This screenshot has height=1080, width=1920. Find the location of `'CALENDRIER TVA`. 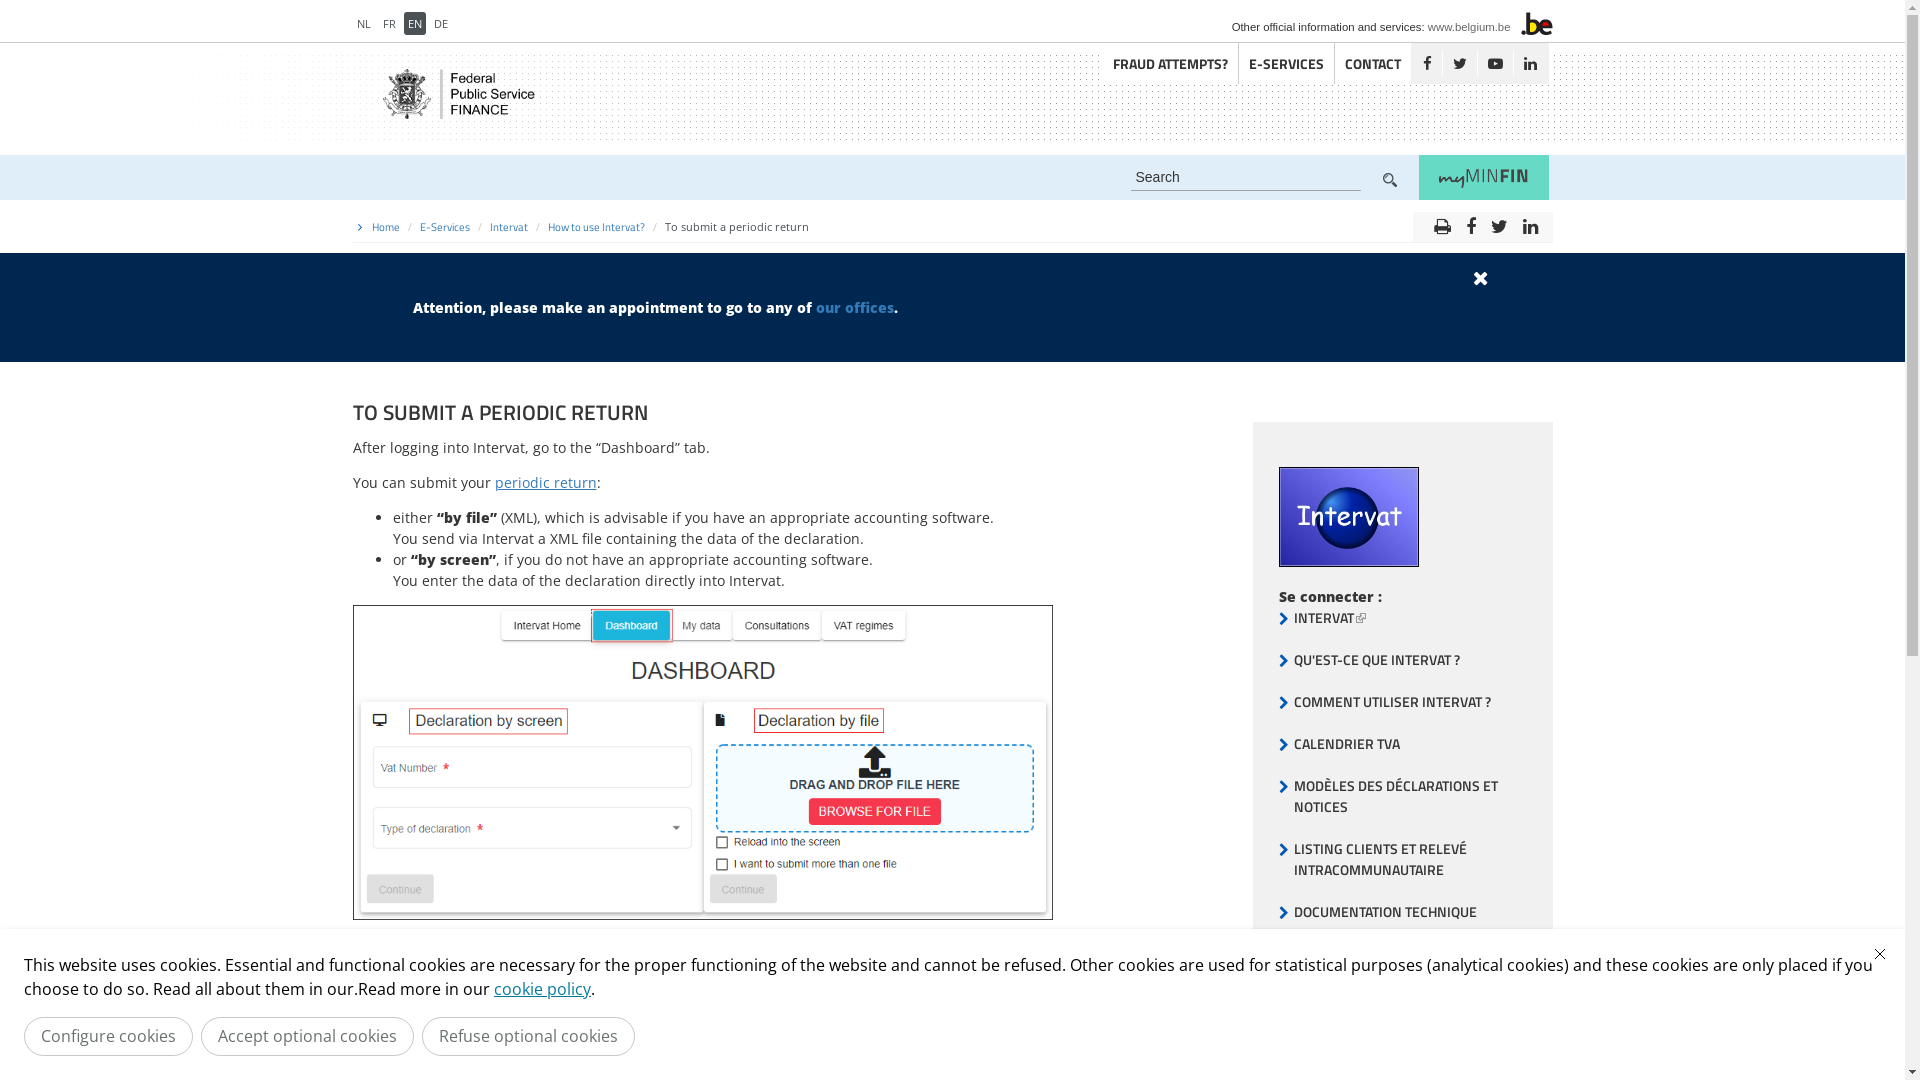

'CALENDRIER TVA is located at coordinates (1347, 743).